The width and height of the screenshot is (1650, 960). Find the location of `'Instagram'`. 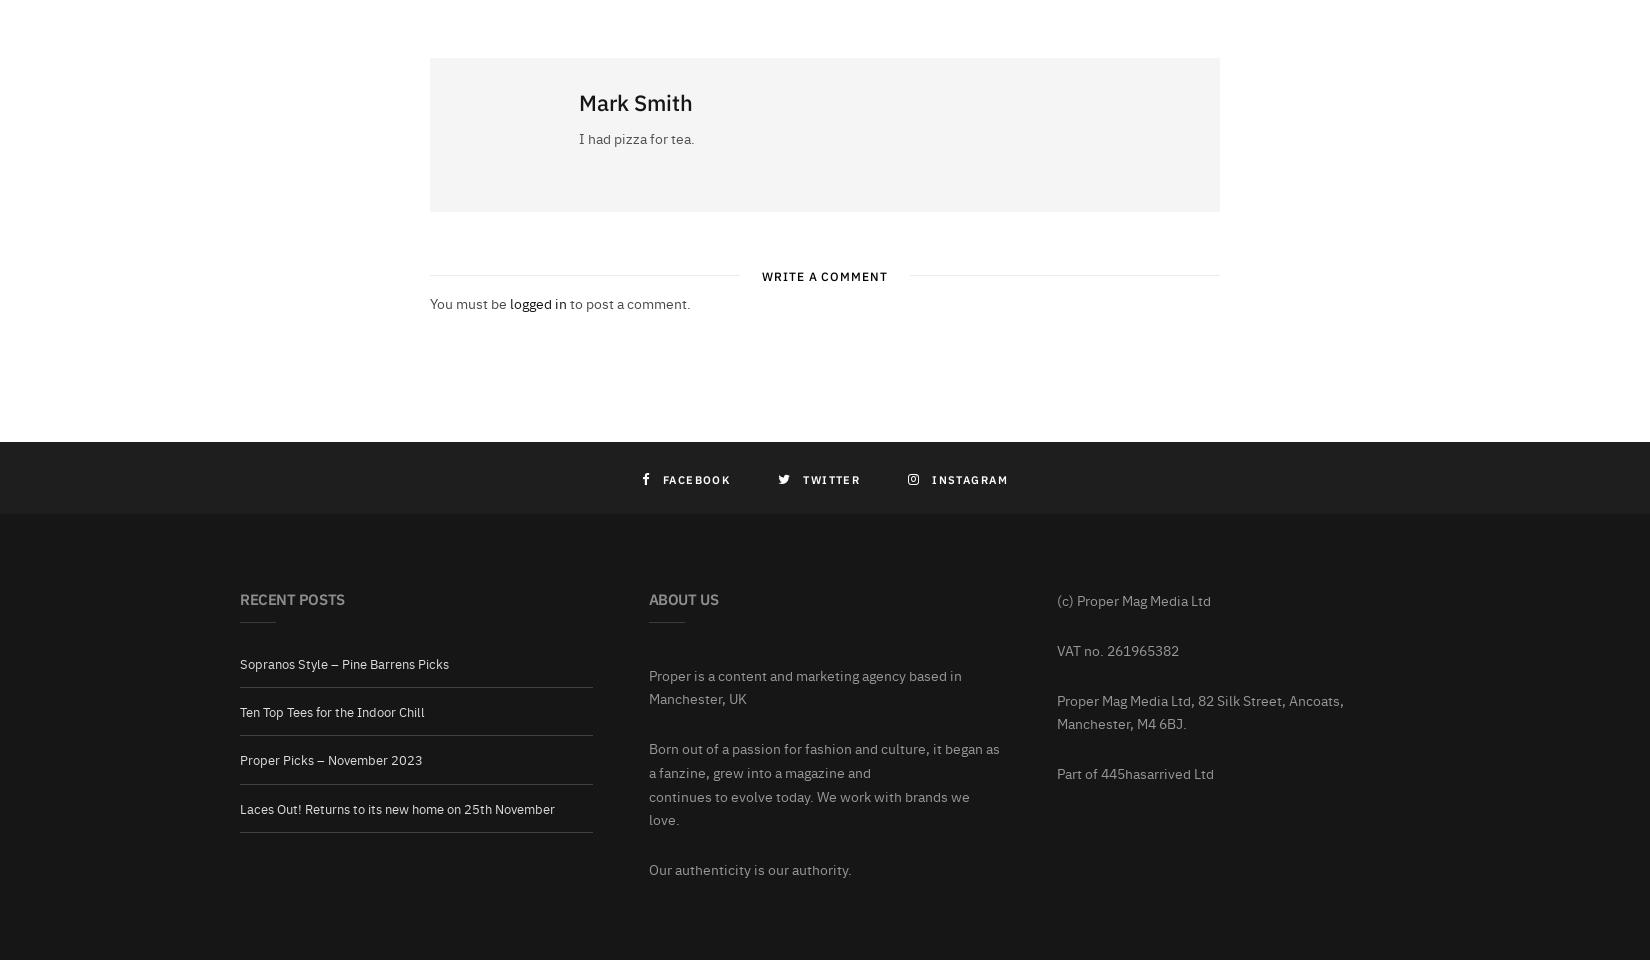

'Instagram' is located at coordinates (969, 477).